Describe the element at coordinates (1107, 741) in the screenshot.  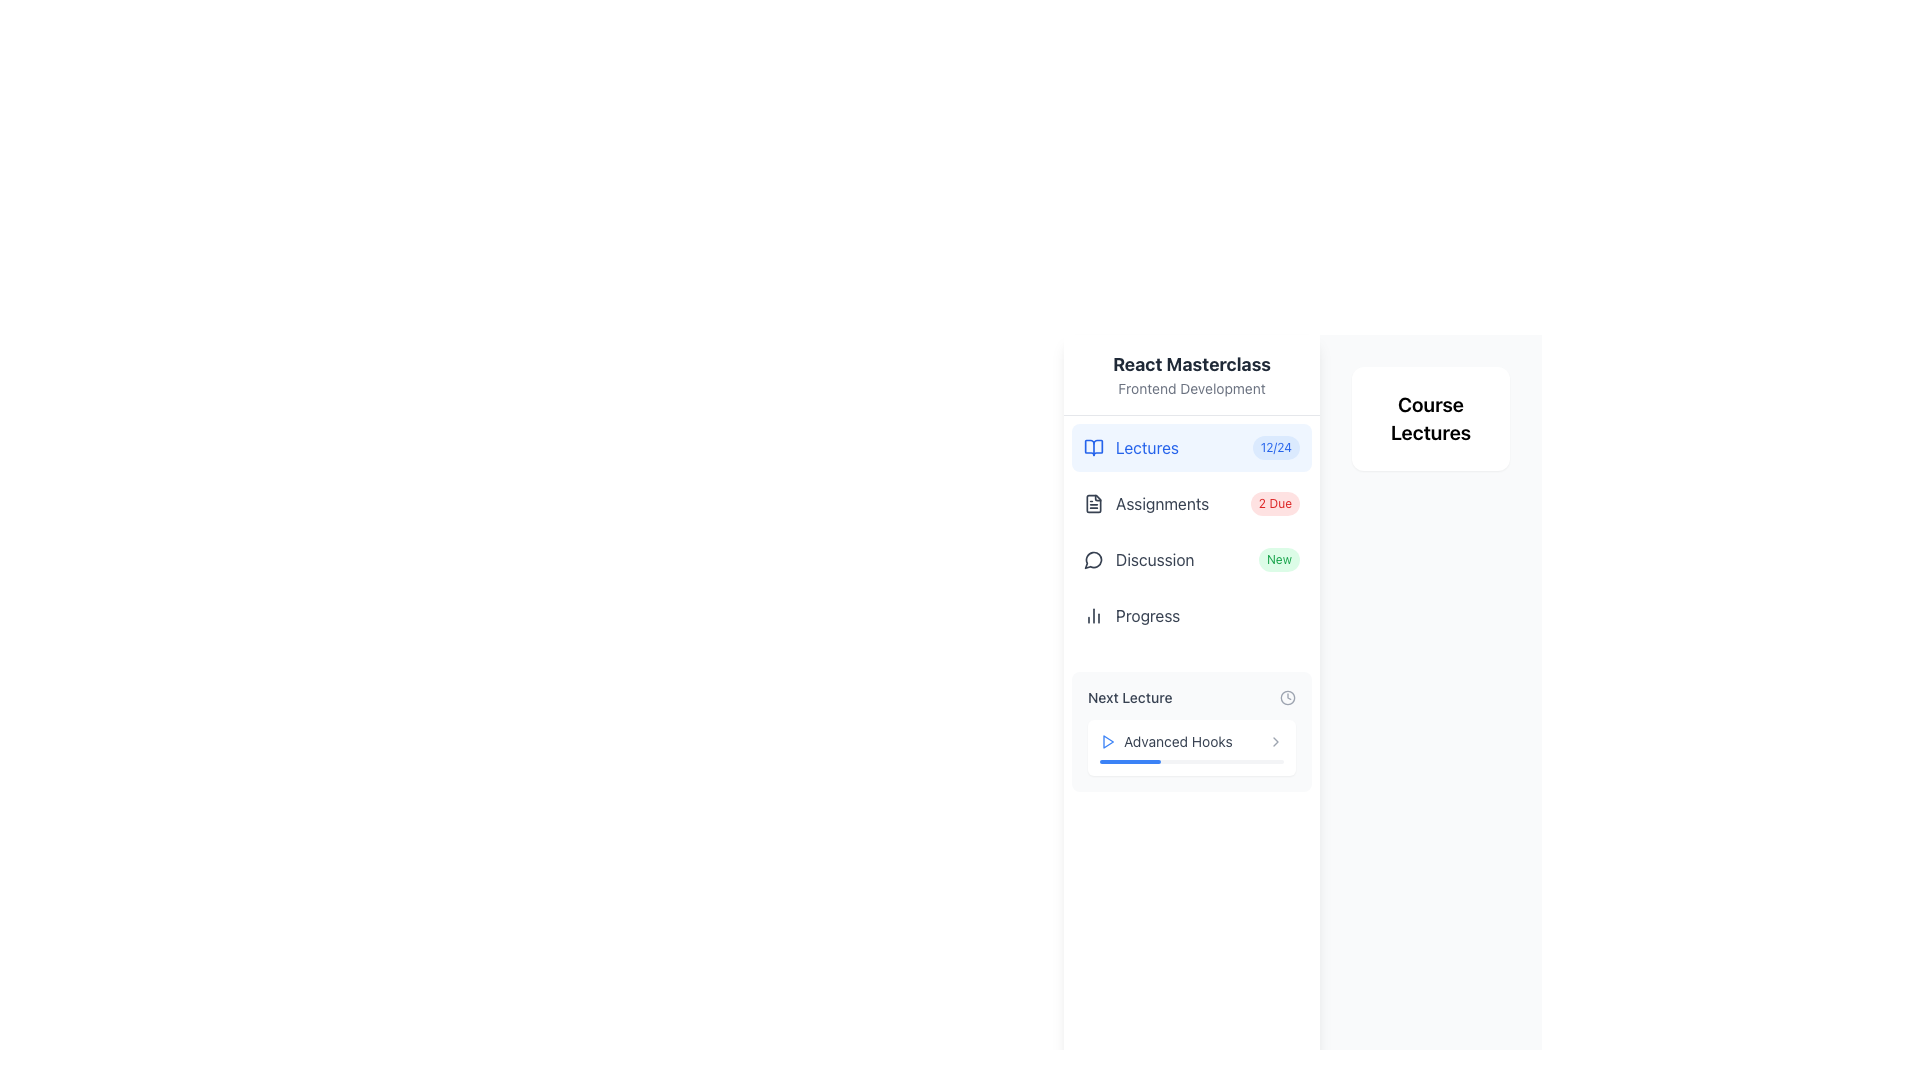
I see `the blue triangular play icon located in the 'Next Lecture' section to the left of the text 'Advanced Hooks' to initiate playback` at that location.